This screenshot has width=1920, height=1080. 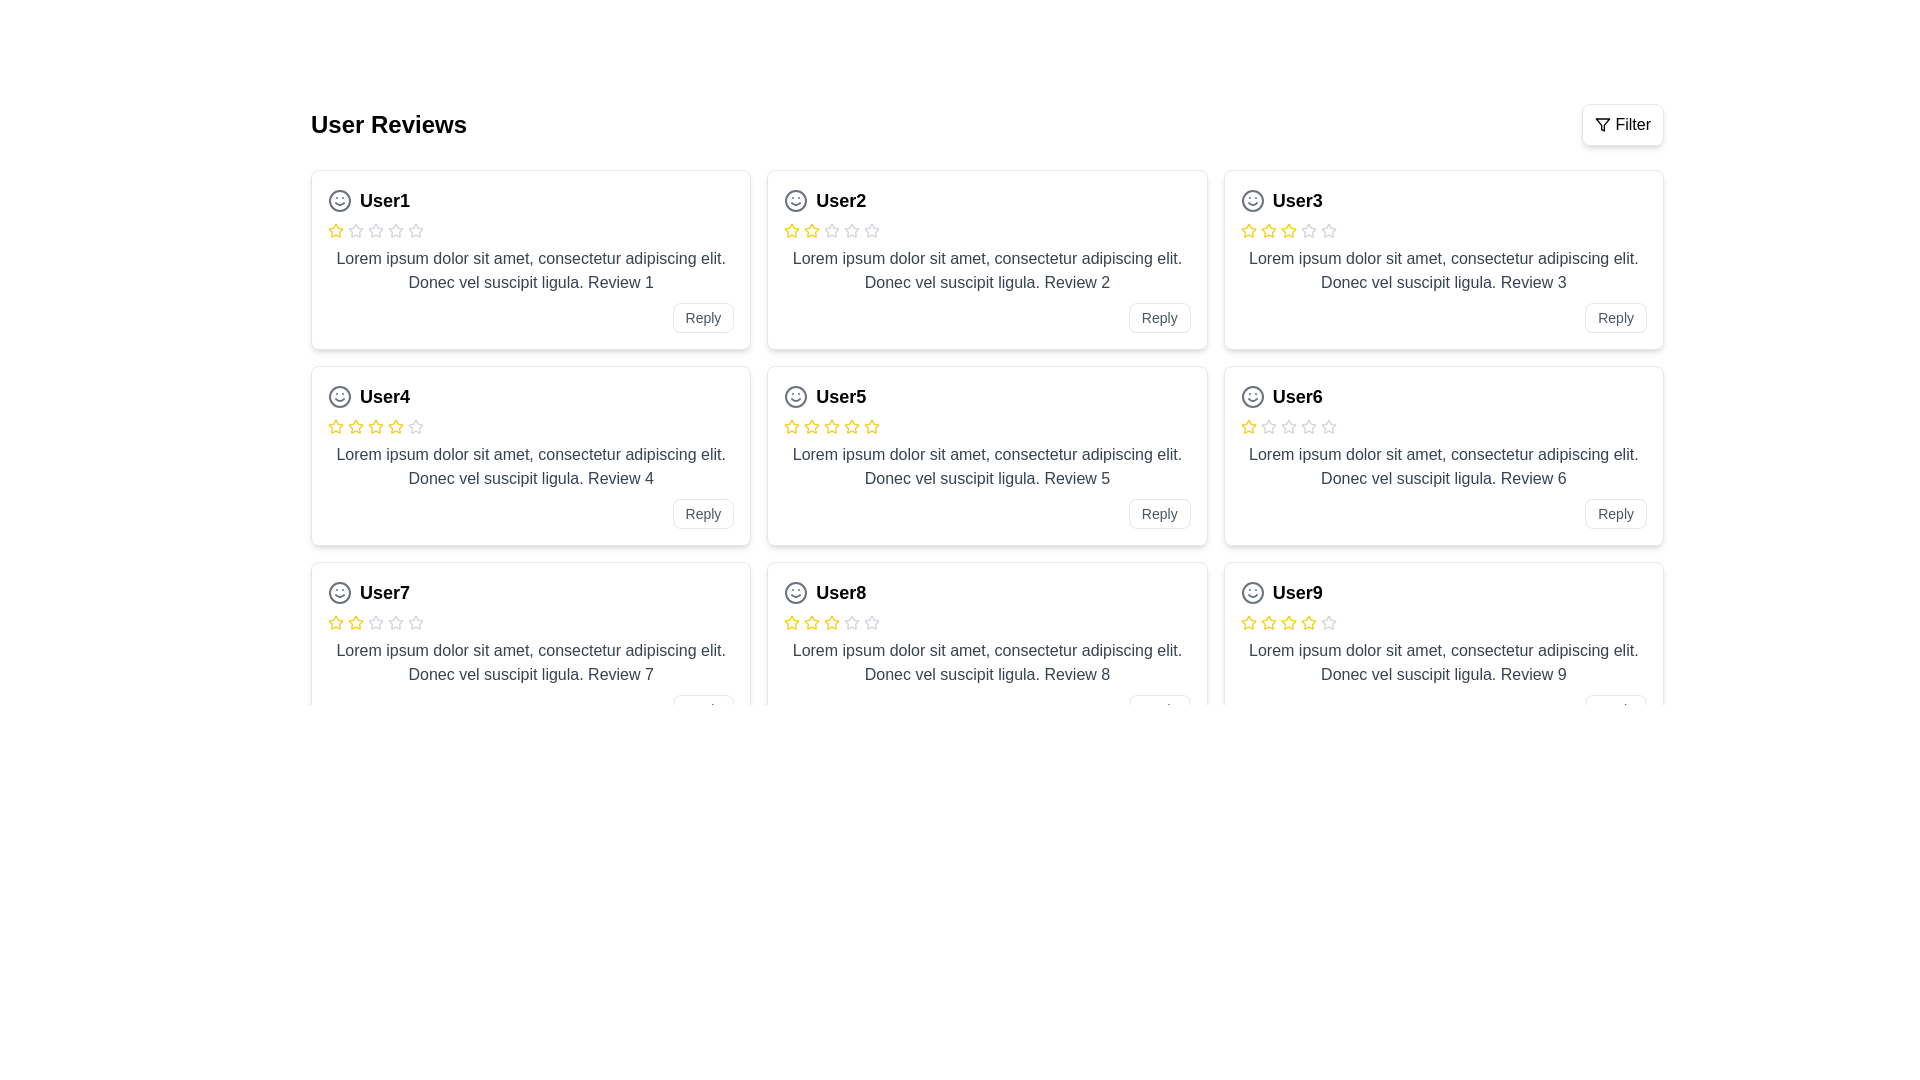 I want to click on the second star icon in the rating system located in the second card titled 'User2' in the review grid, so click(x=852, y=229).